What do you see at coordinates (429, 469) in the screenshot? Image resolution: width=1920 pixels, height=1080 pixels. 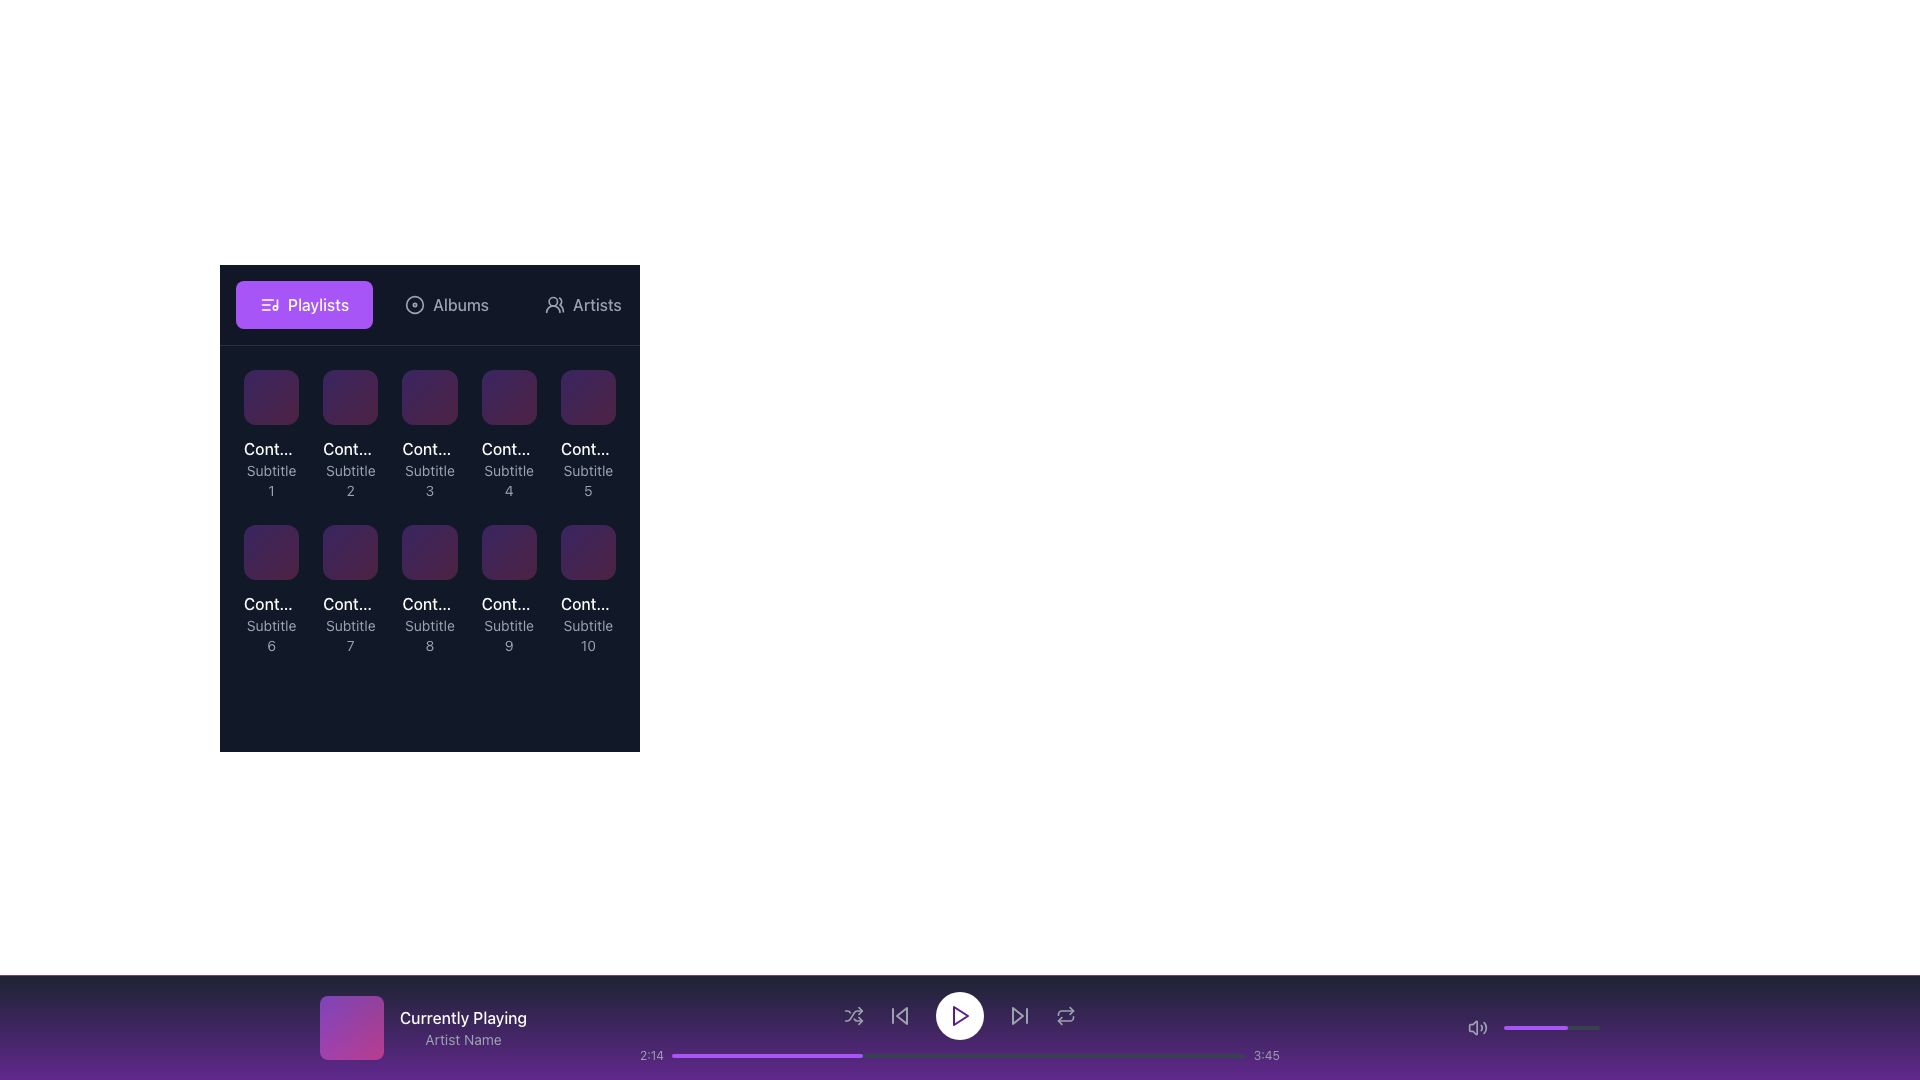 I see `associated controls` at bounding box center [429, 469].